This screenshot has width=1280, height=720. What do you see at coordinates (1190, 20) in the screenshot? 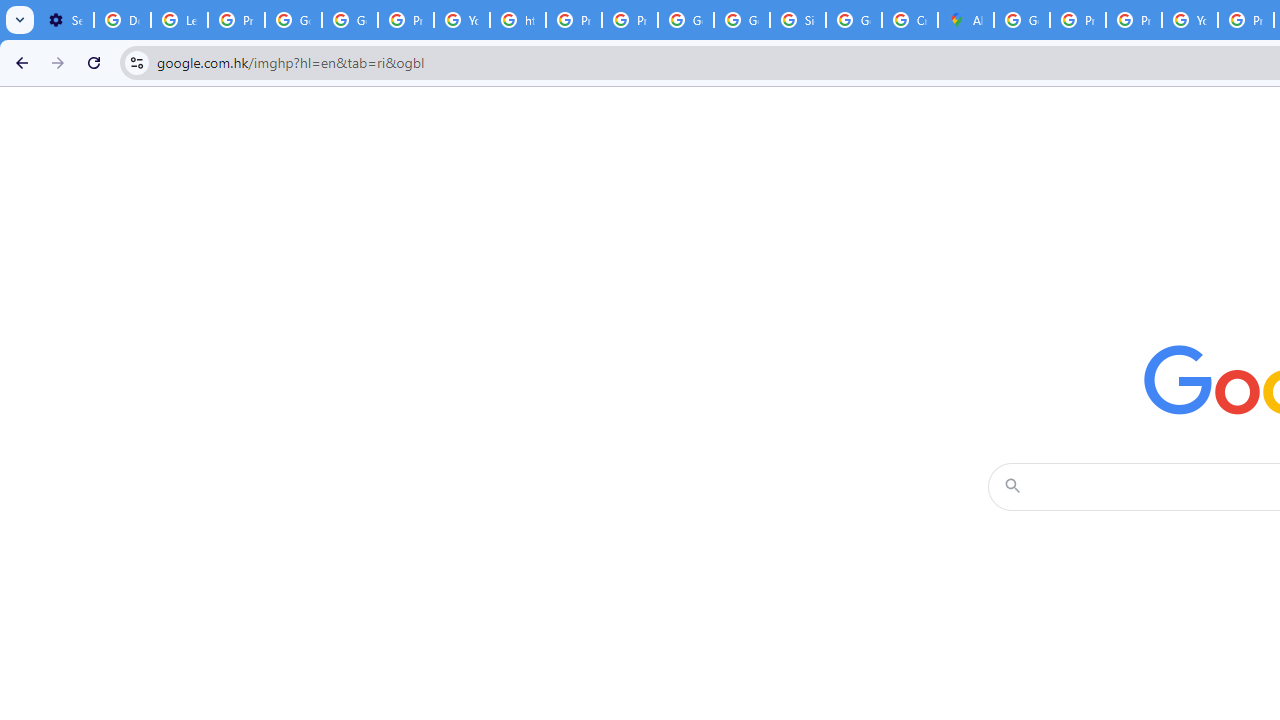
I see `'YouTube'` at bounding box center [1190, 20].